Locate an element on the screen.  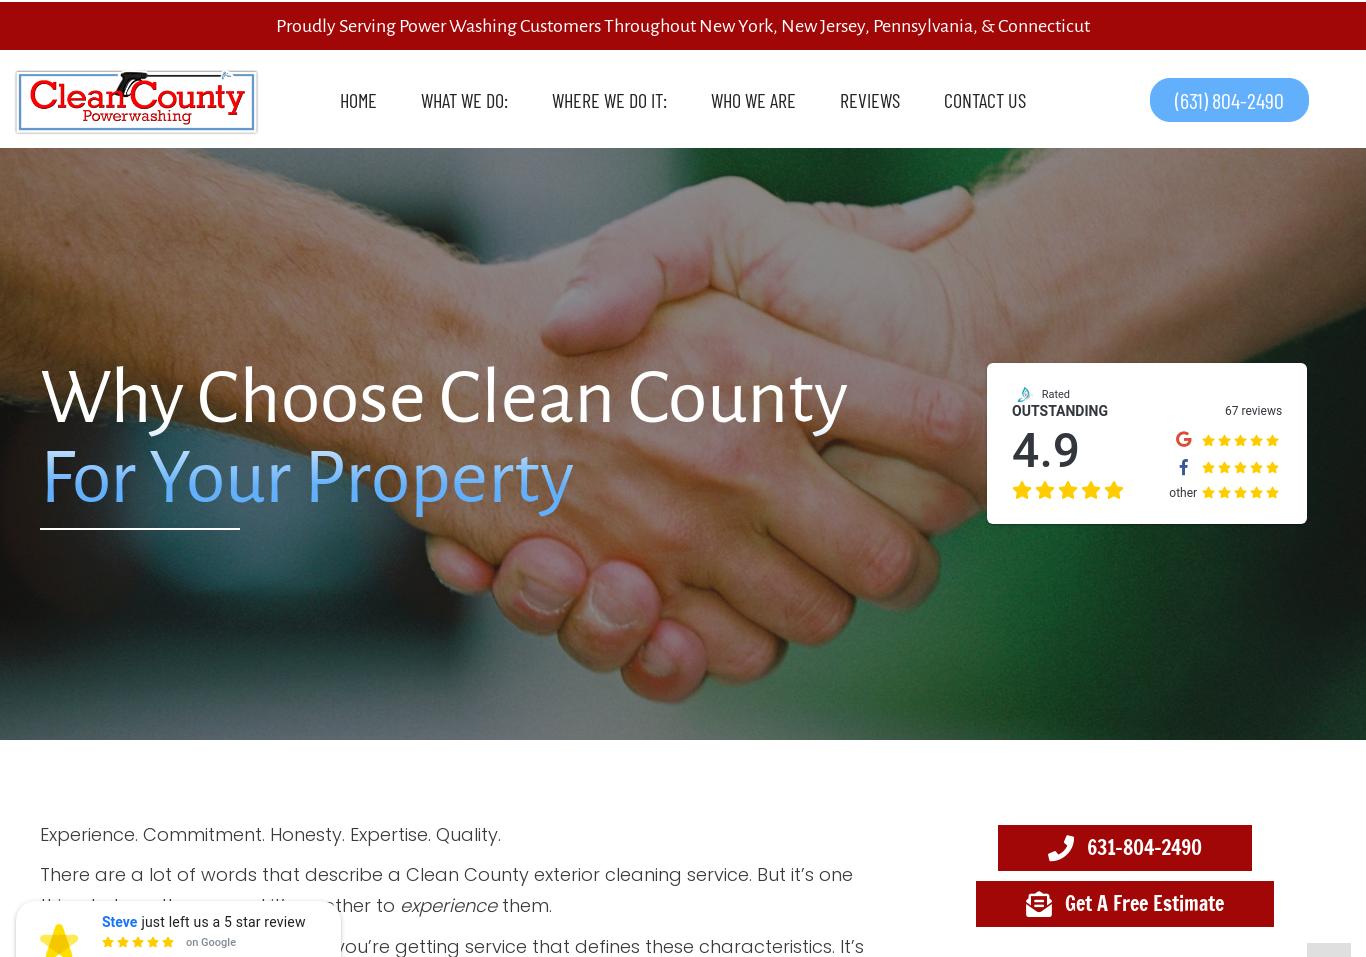
'Rated' is located at coordinates (1040, 393).